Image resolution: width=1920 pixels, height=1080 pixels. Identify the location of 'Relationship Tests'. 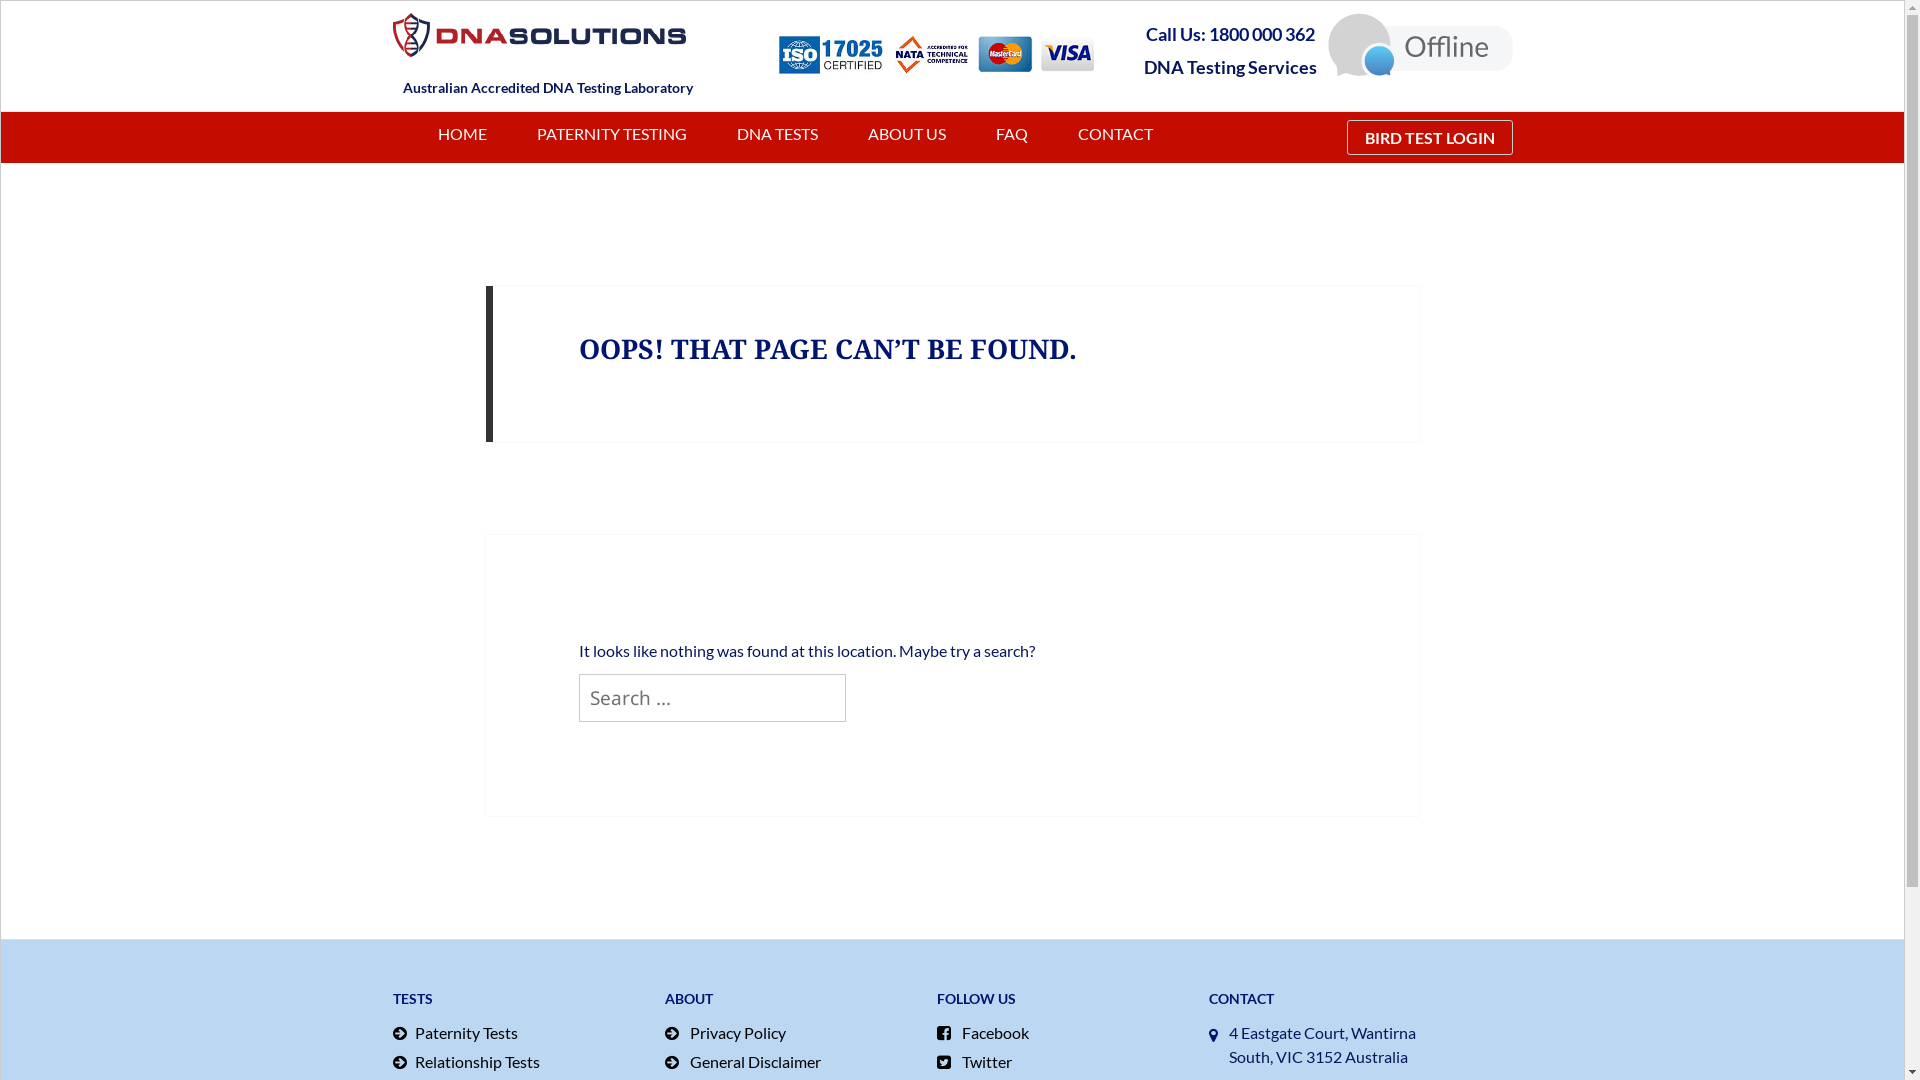
(518, 1060).